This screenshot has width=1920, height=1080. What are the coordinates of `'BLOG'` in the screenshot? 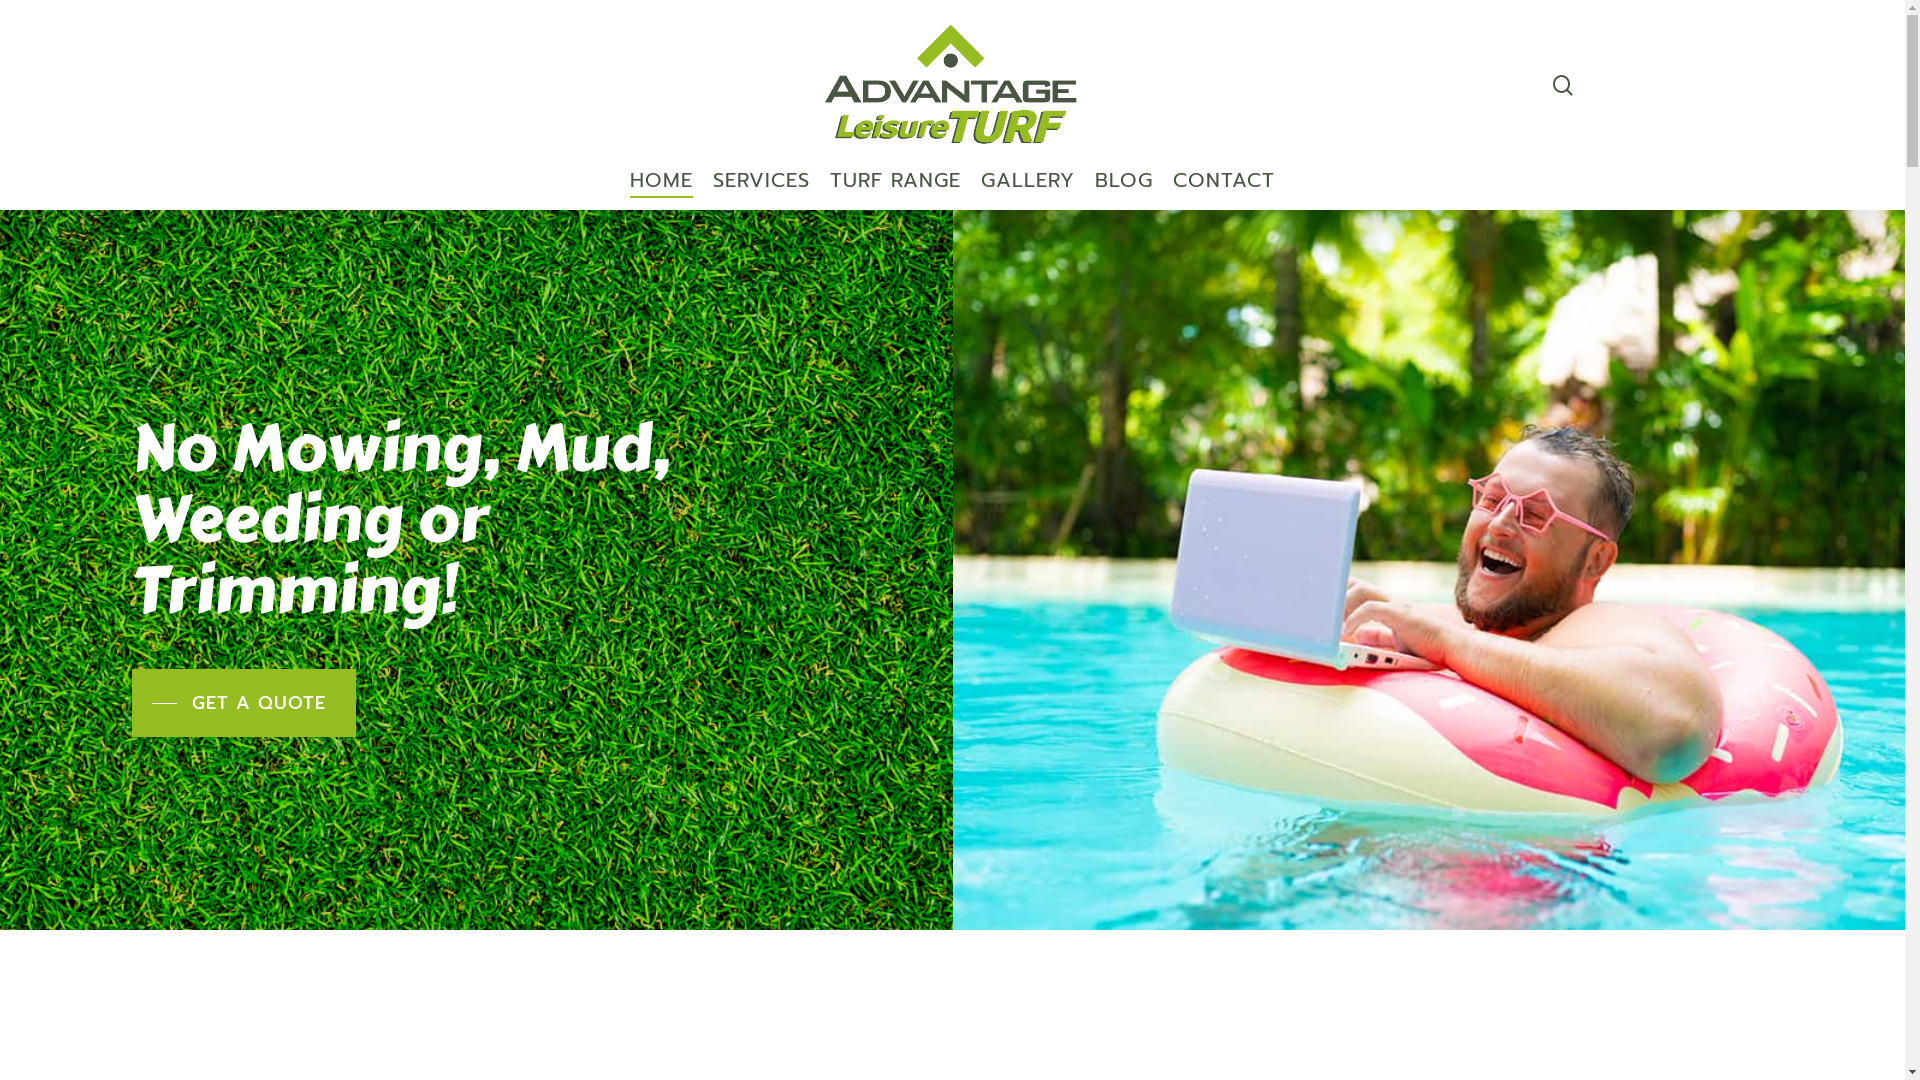 It's located at (1123, 189).